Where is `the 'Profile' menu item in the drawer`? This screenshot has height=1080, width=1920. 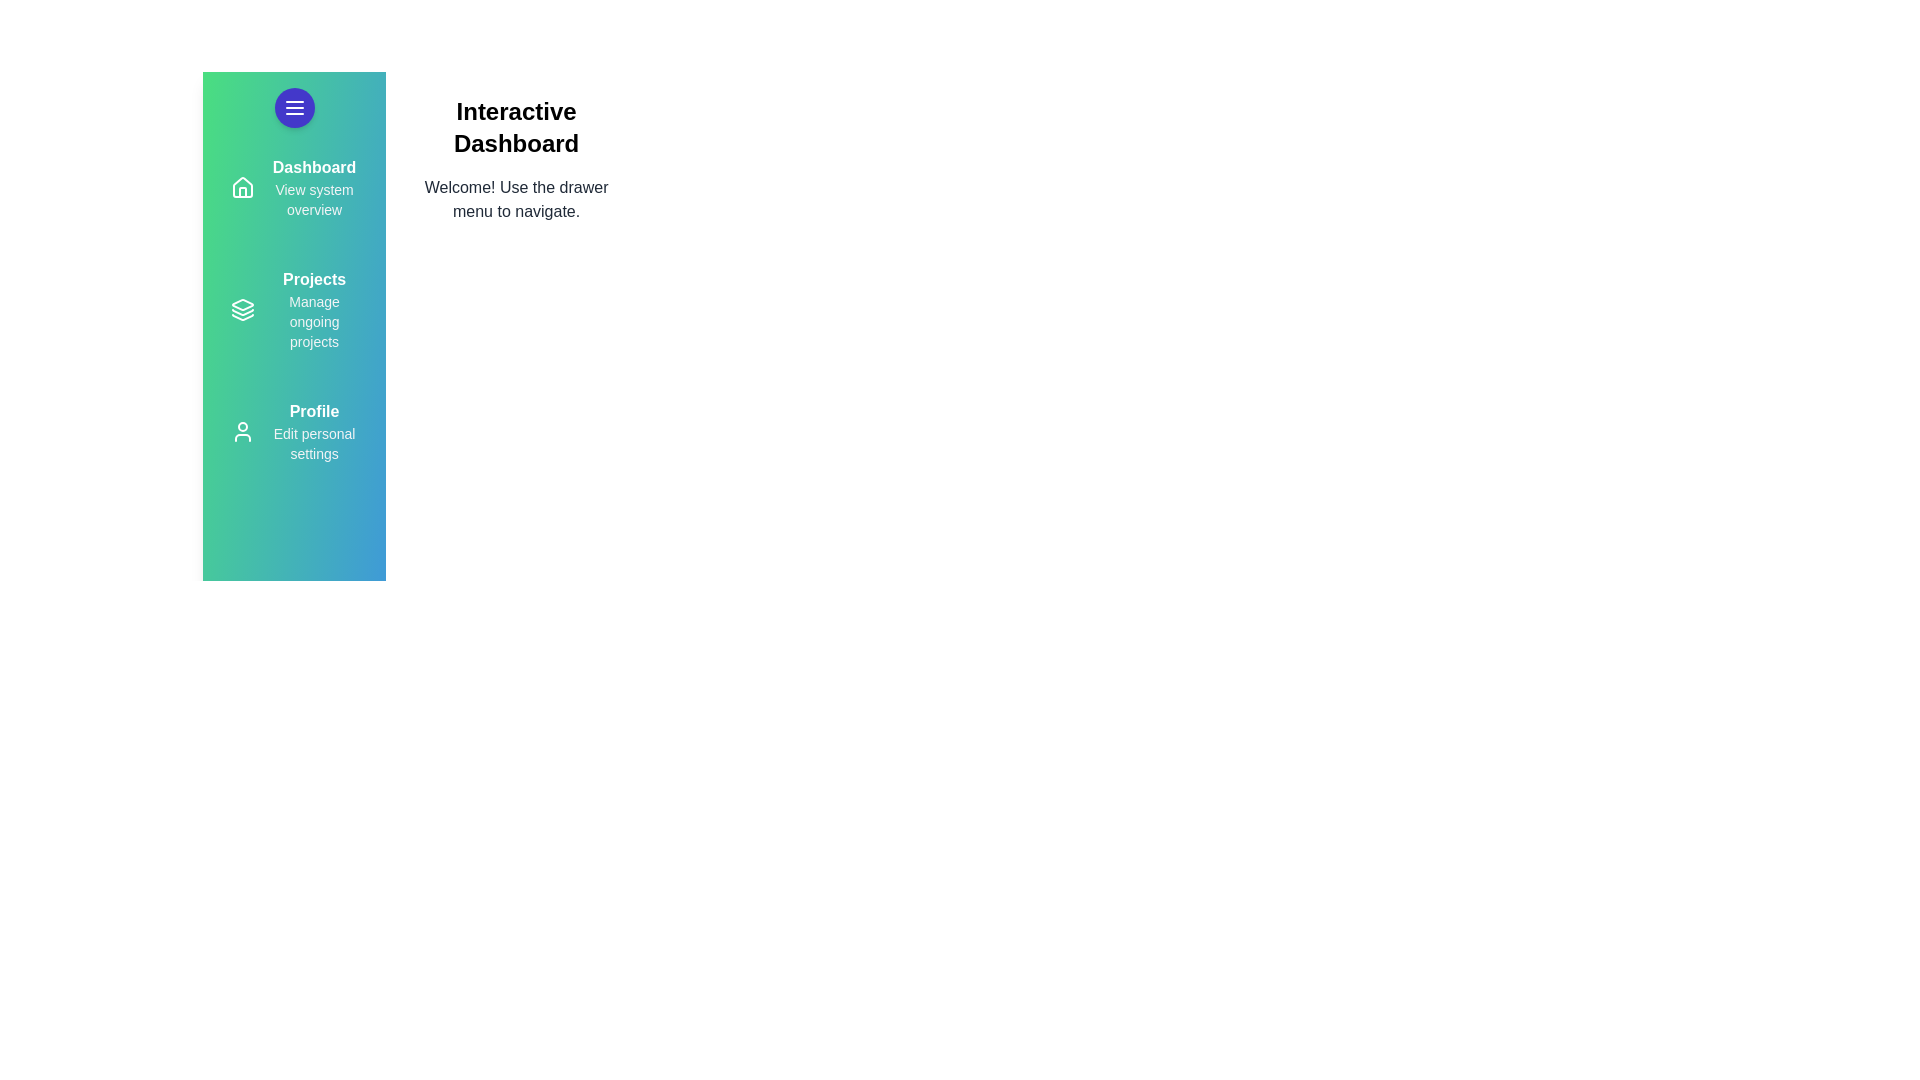
the 'Profile' menu item in the drawer is located at coordinates (313, 431).